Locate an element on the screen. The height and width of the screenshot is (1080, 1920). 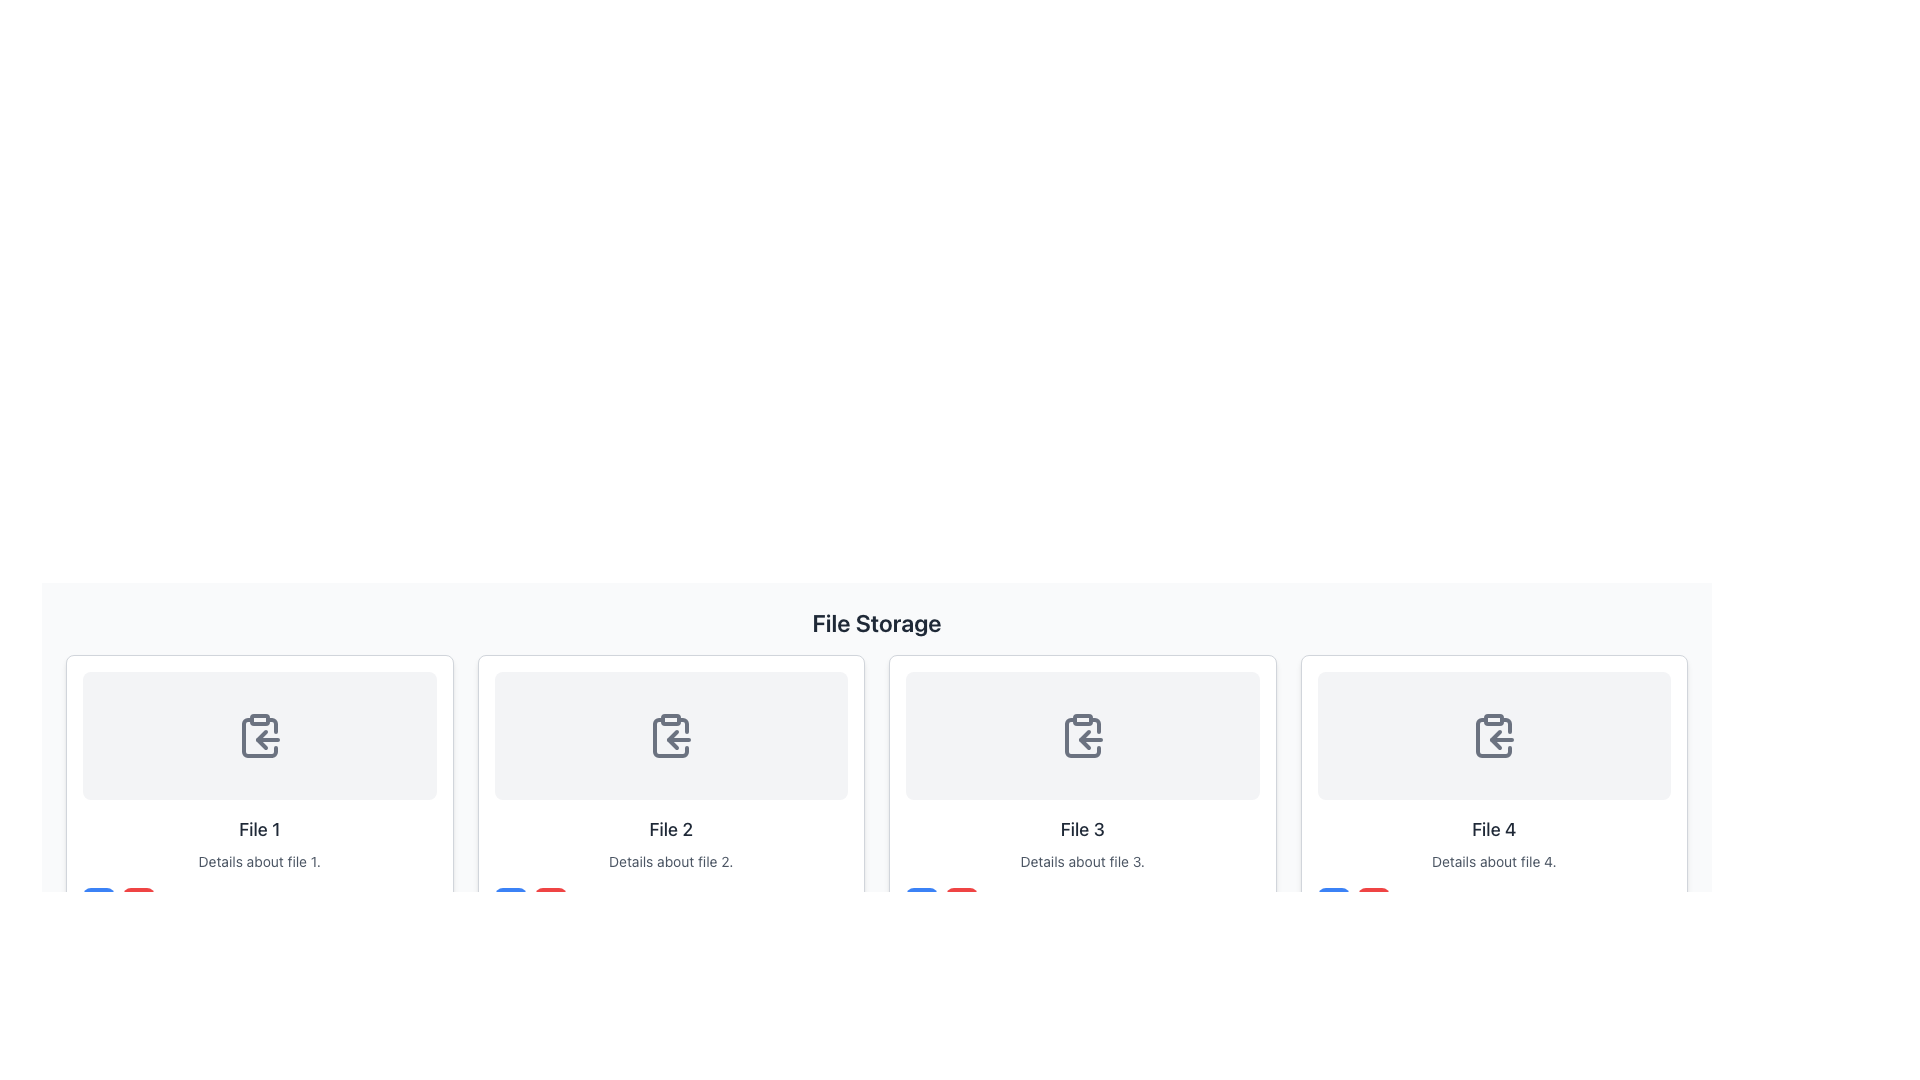
the 'File Storage' text element, which is prominently displayed in a bold, large font at the top center of the page is located at coordinates (877, 622).